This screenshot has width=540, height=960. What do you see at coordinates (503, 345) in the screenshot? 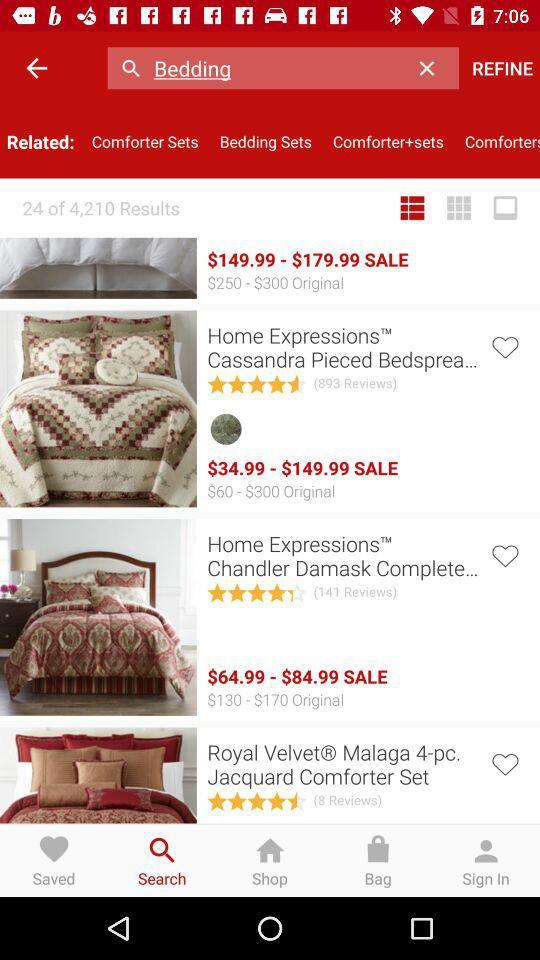
I see `to wishlist` at bounding box center [503, 345].